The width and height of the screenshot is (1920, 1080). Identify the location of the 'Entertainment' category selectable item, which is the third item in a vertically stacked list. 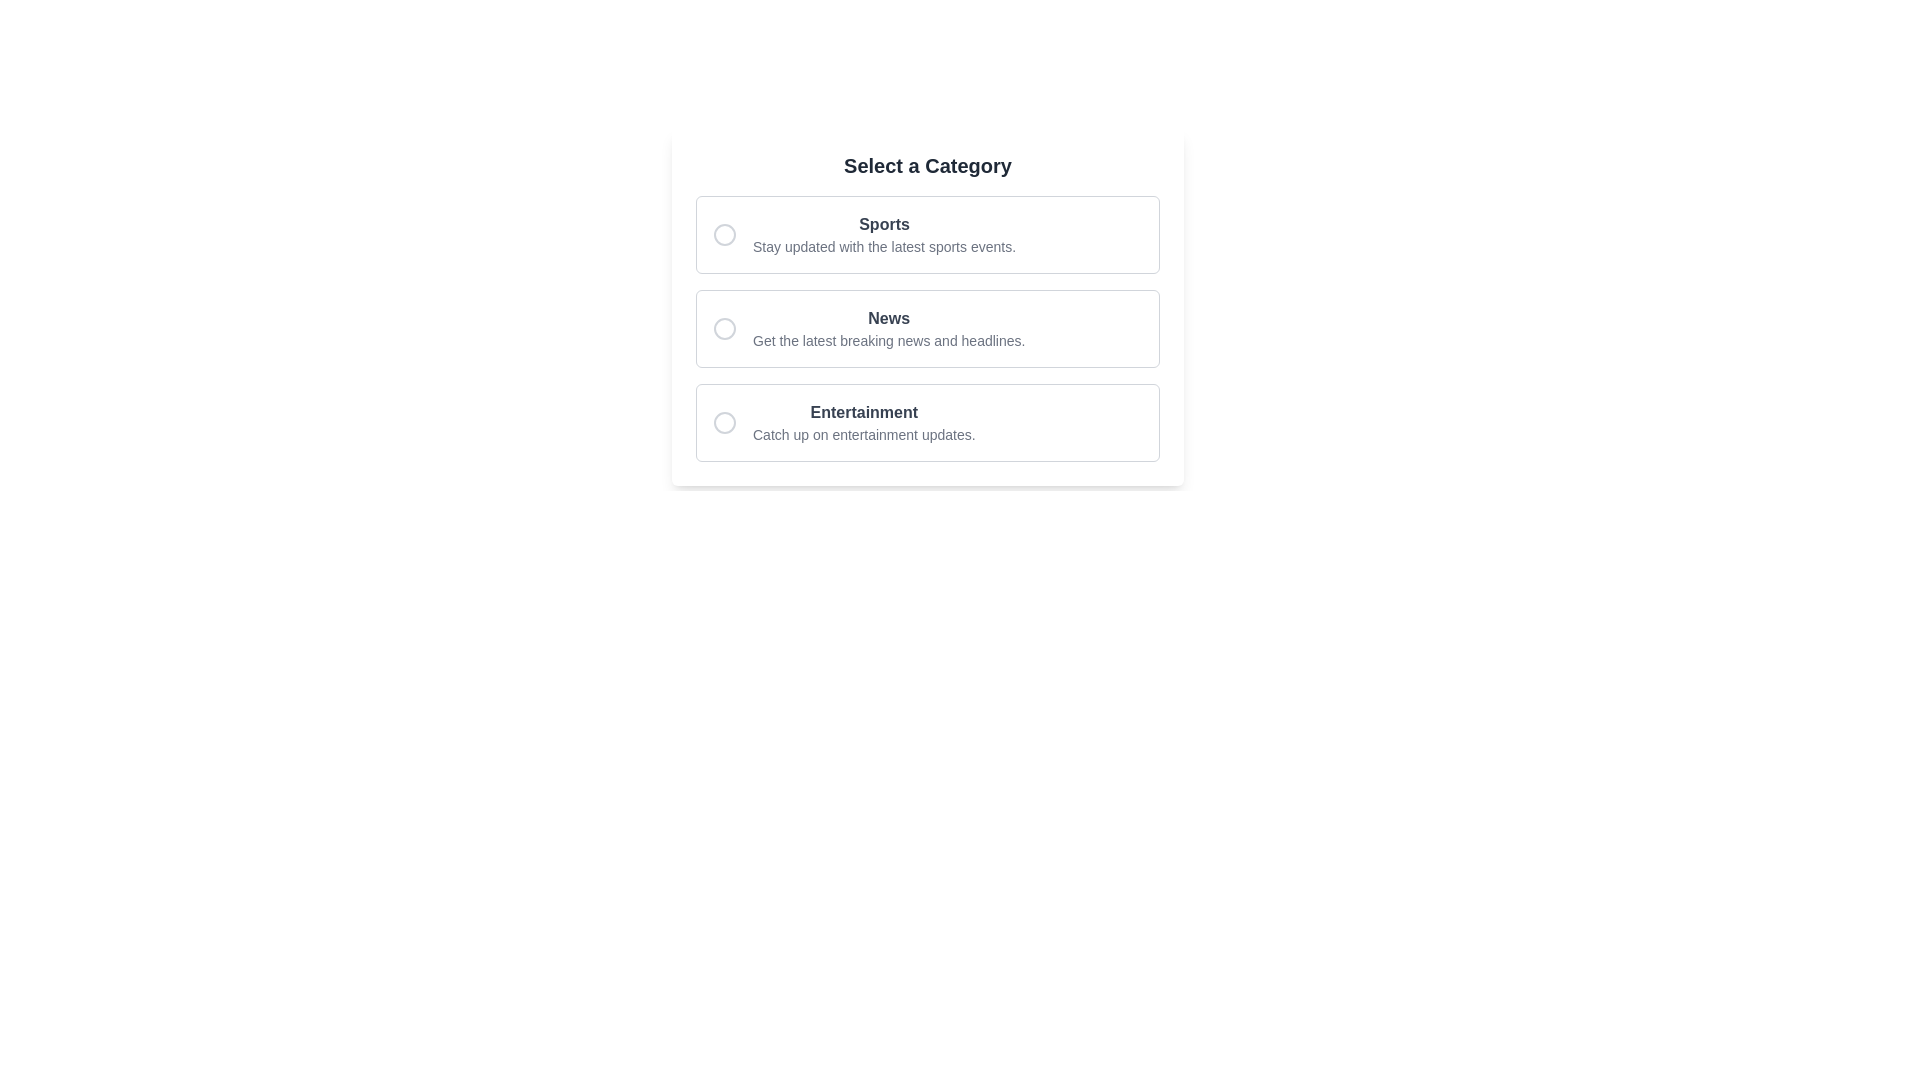
(926, 422).